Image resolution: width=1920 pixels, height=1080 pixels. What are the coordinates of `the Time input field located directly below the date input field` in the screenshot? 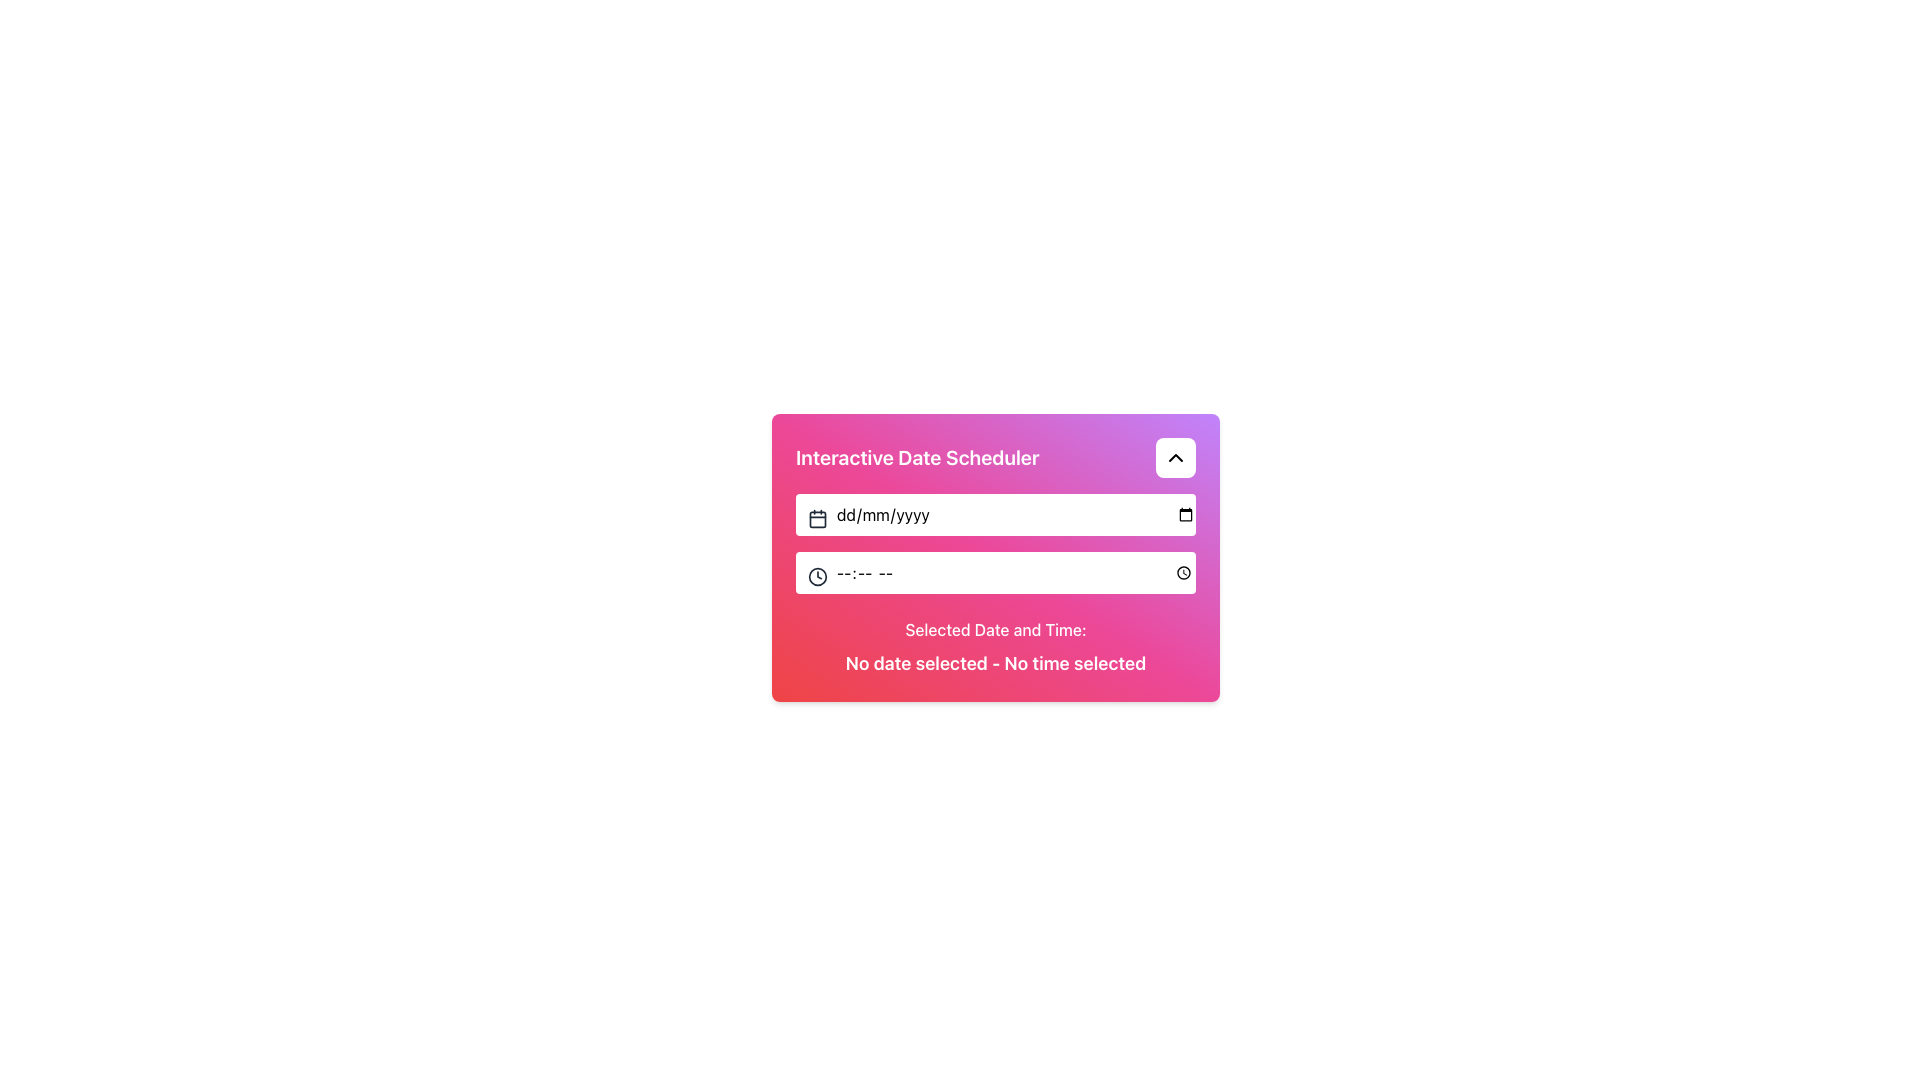 It's located at (996, 573).